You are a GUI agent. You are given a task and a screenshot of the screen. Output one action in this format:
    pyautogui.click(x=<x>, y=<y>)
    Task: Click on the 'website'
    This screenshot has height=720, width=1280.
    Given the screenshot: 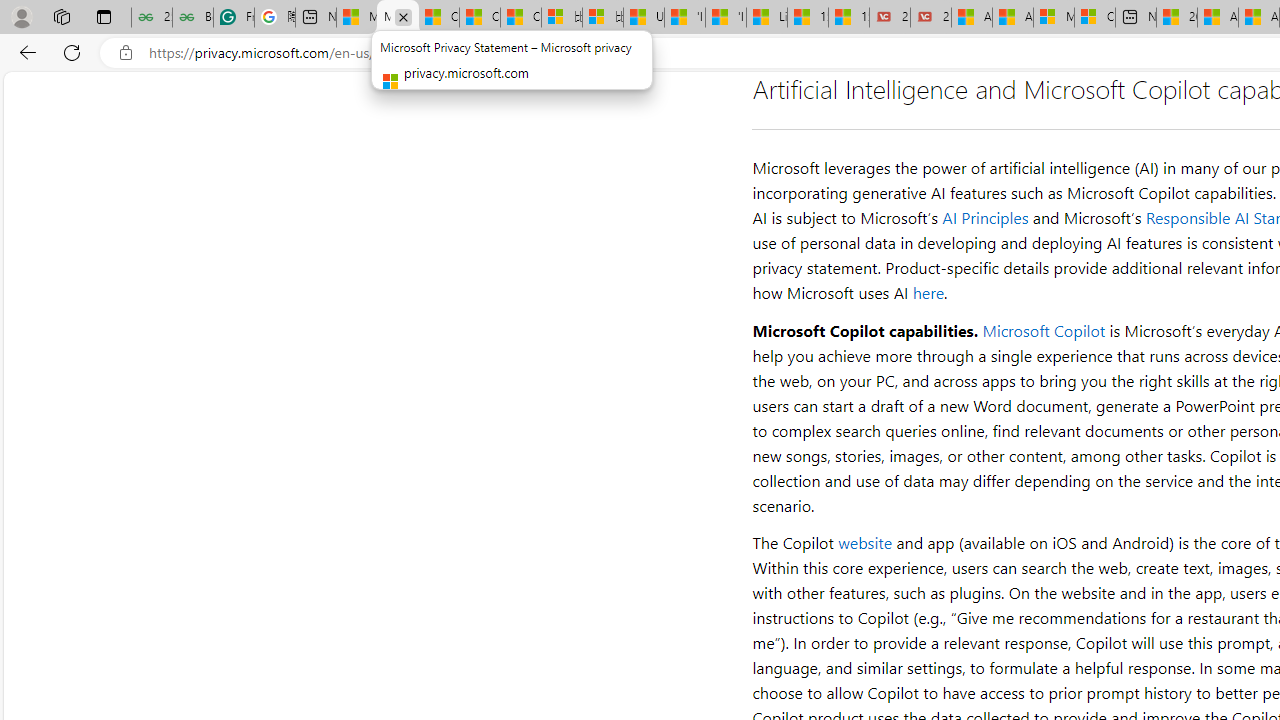 What is the action you would take?
    pyautogui.click(x=865, y=542)
    